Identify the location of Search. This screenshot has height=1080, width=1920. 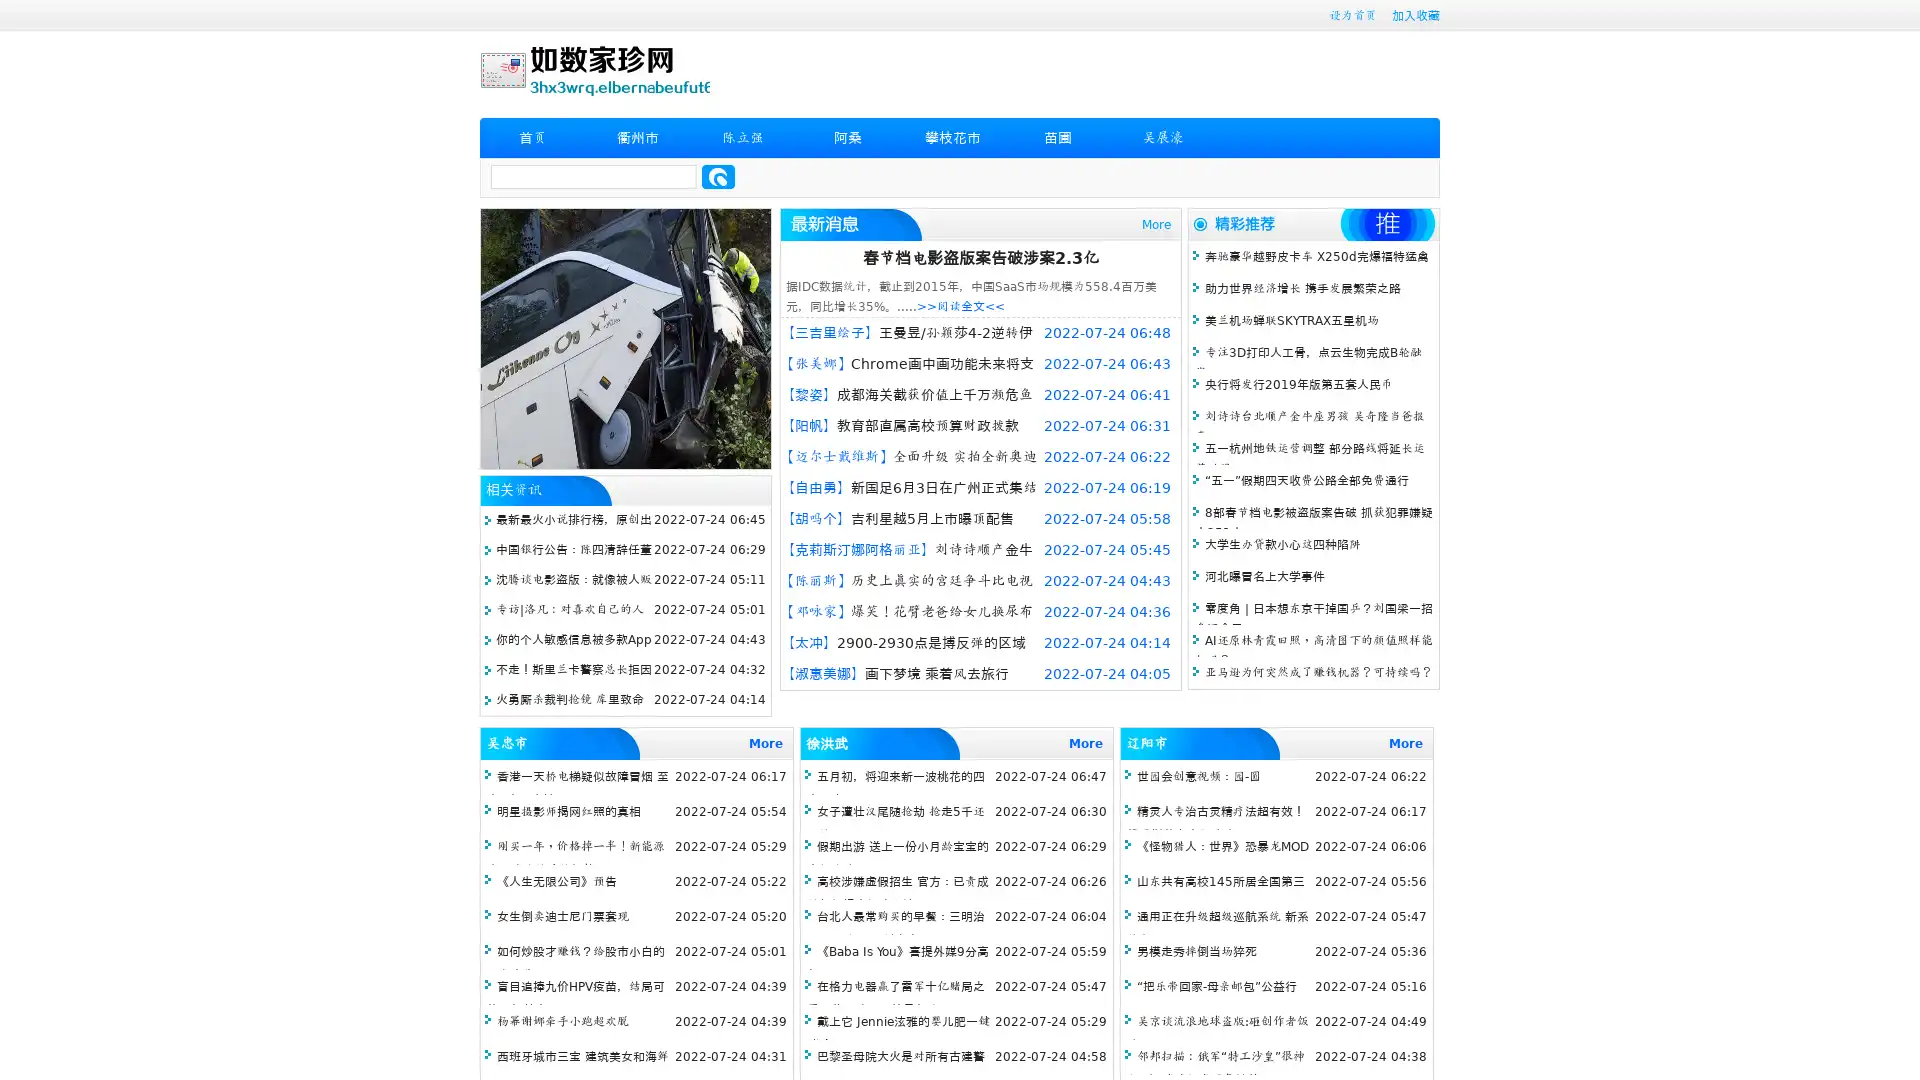
(718, 176).